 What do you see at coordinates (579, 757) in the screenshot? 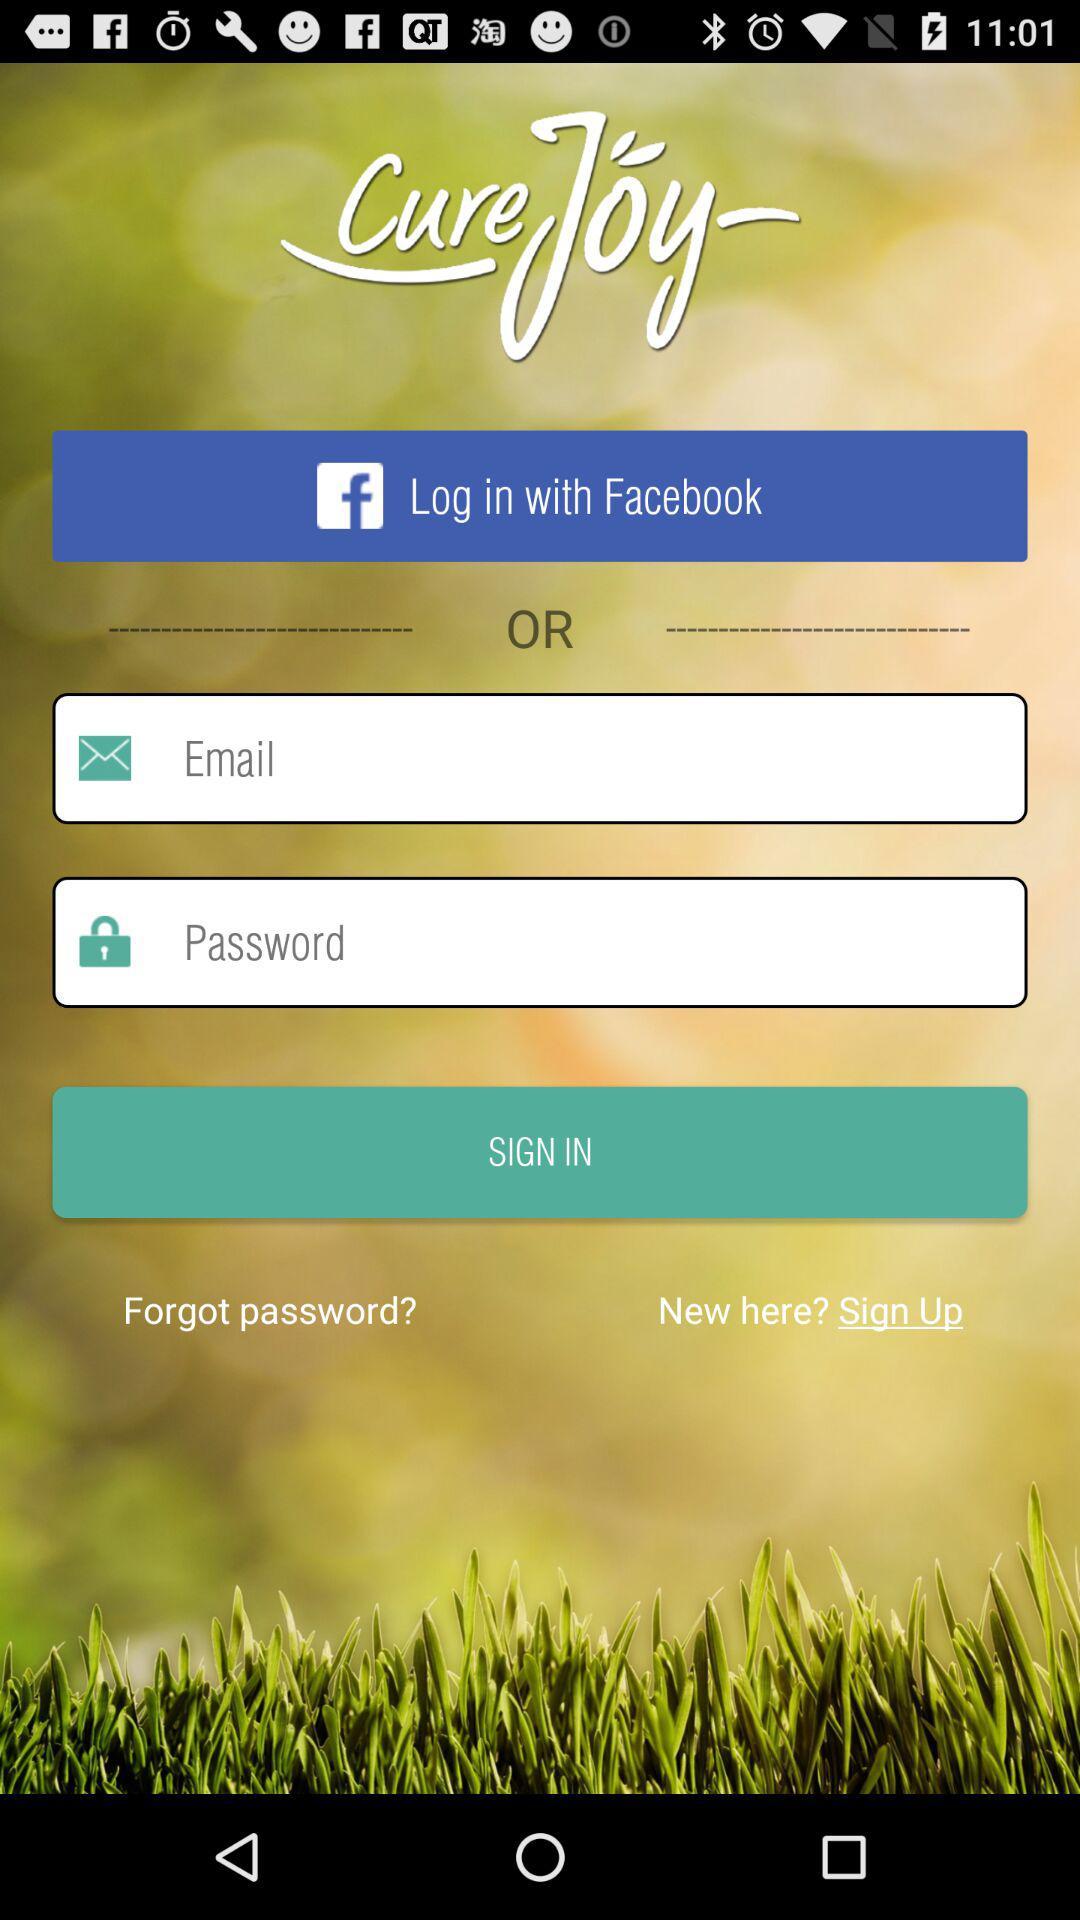
I see `email here` at bounding box center [579, 757].